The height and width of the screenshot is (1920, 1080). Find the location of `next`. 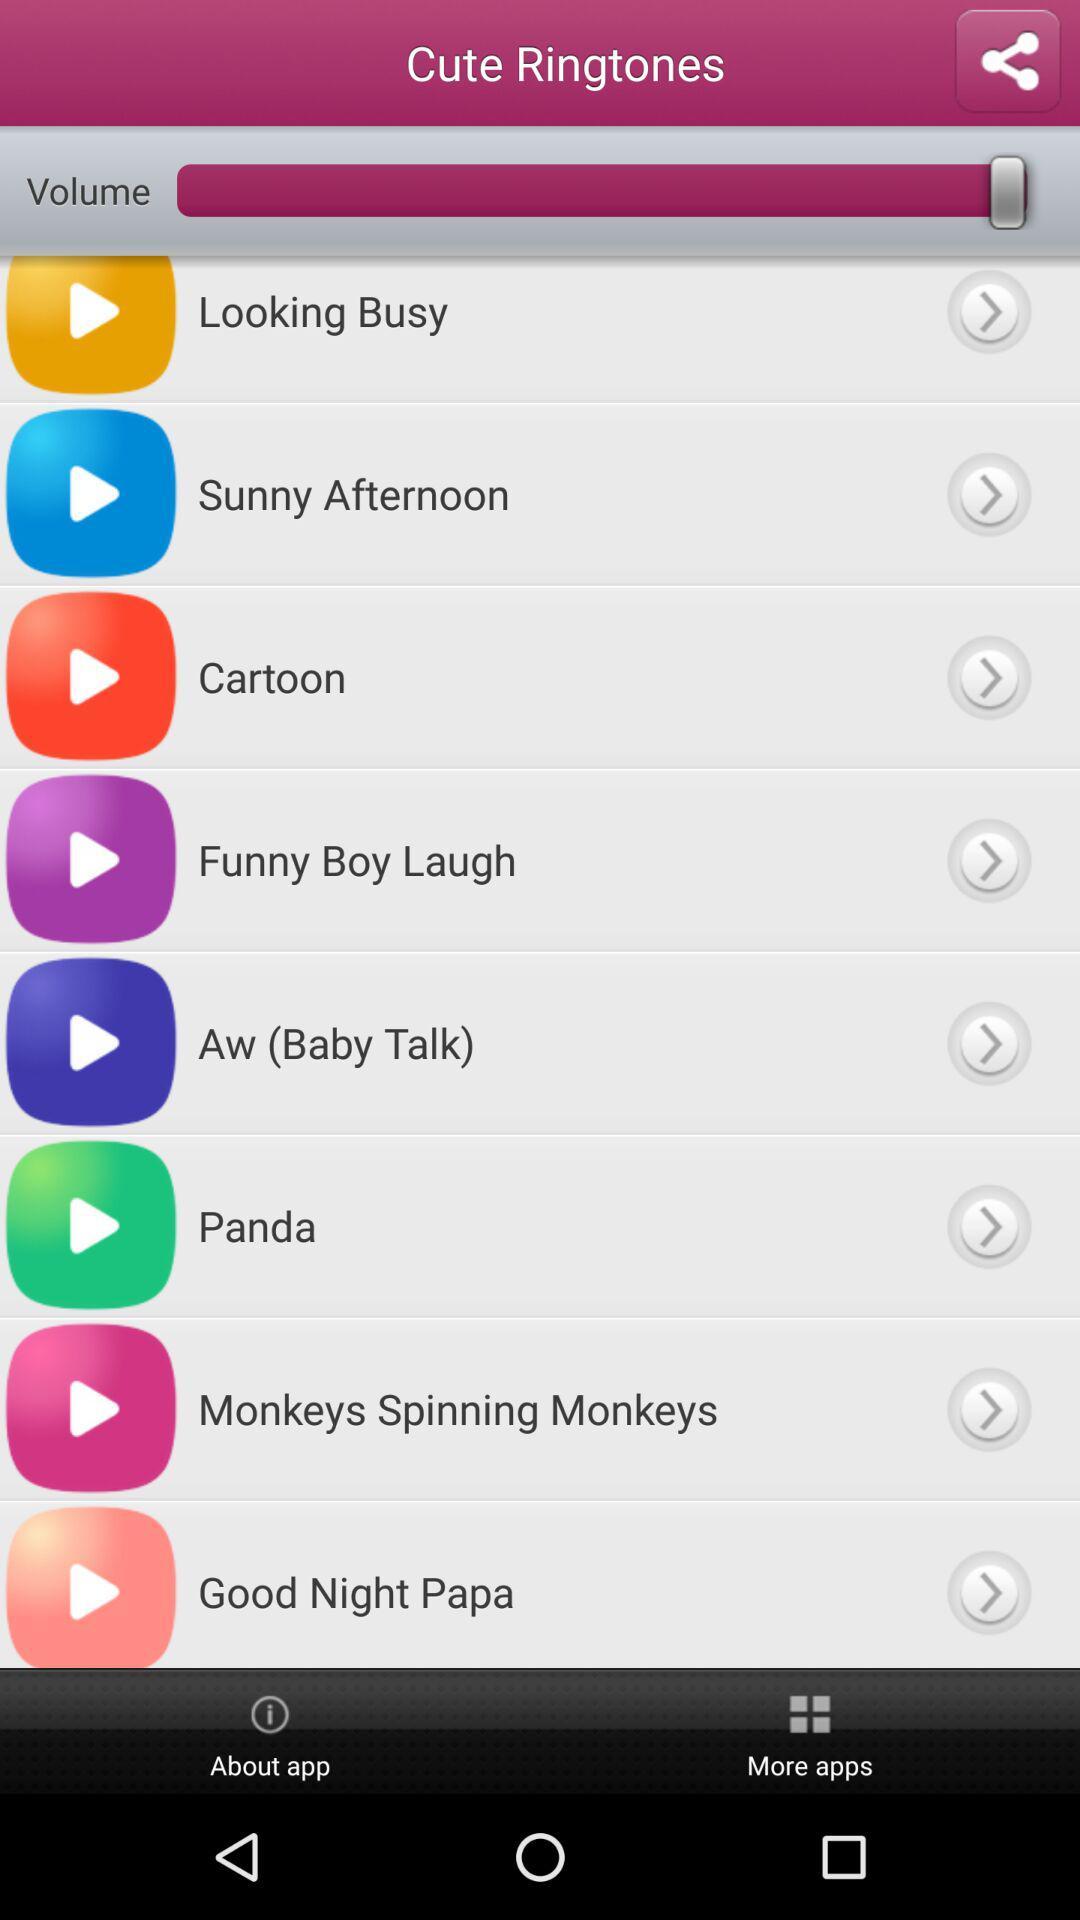

next is located at coordinates (987, 1583).